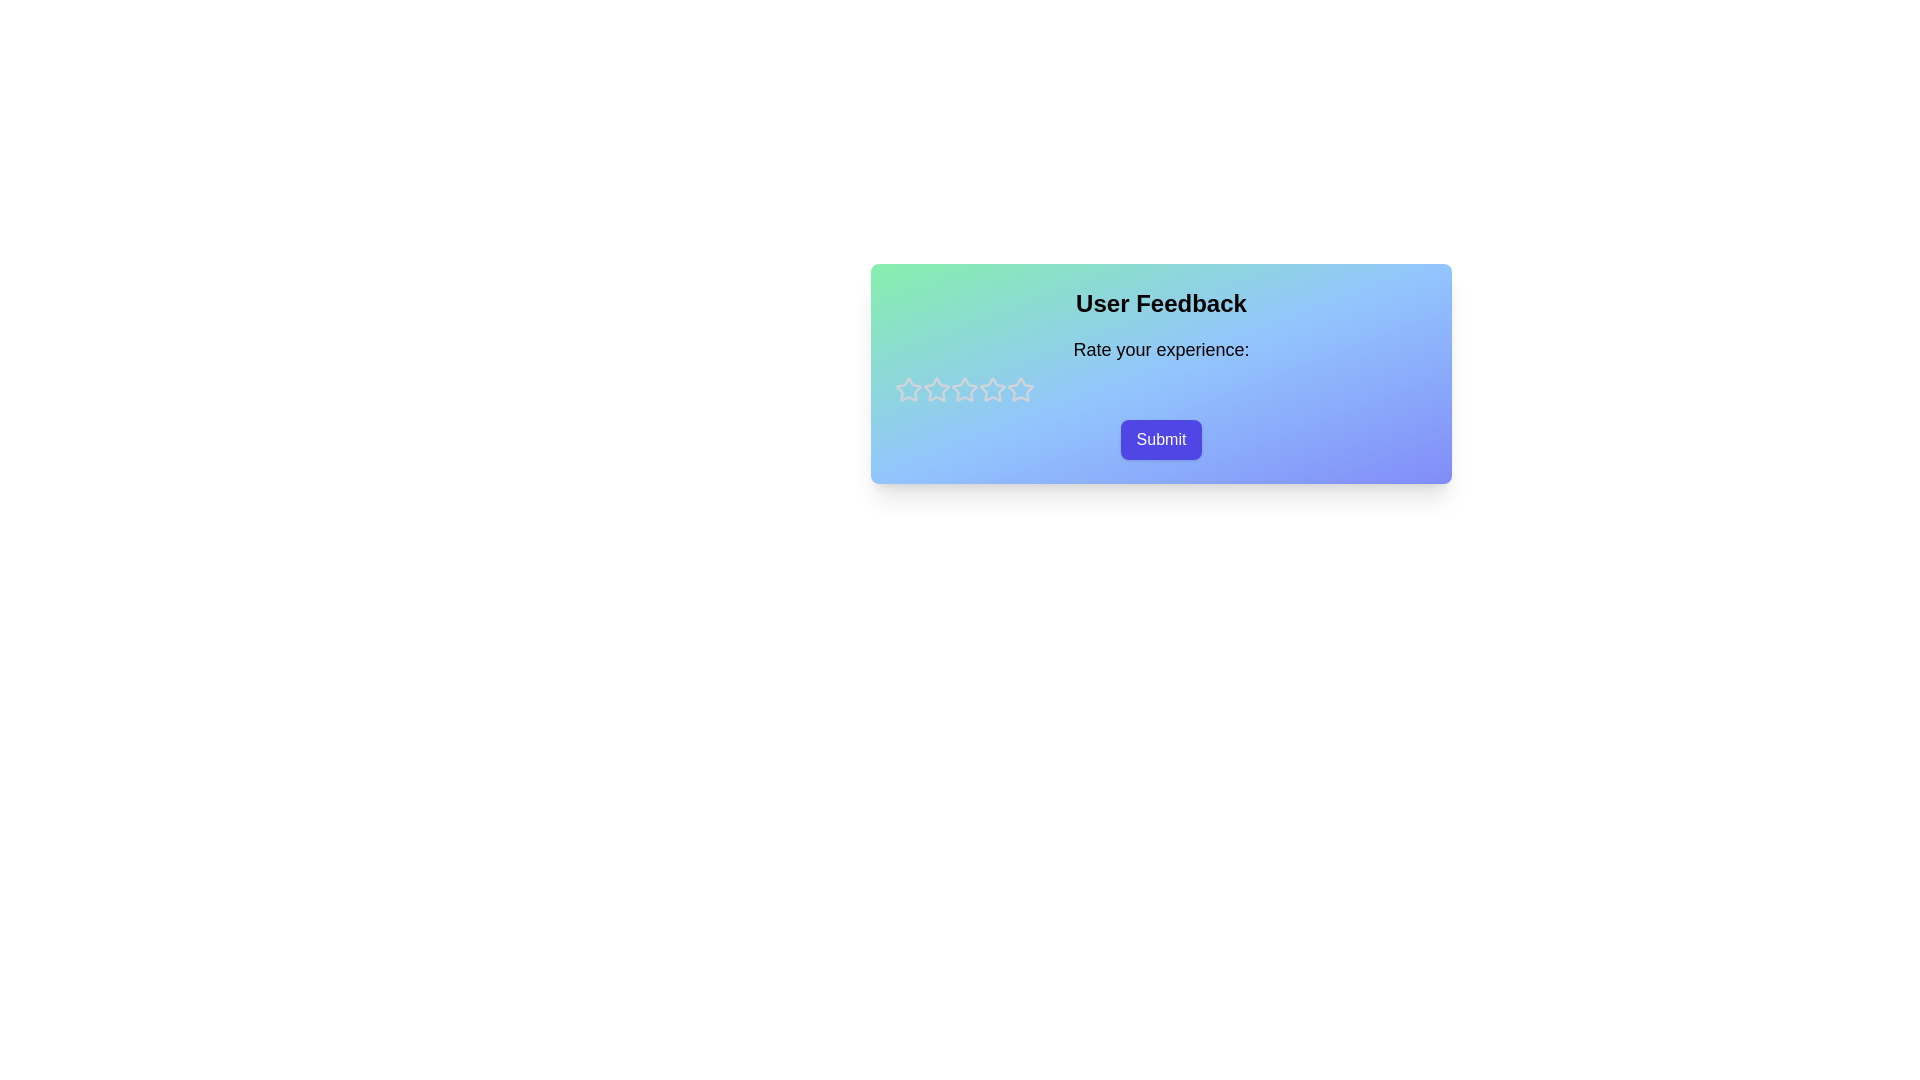 This screenshot has height=1080, width=1920. Describe the element at coordinates (964, 389) in the screenshot. I see `the second star in a horizontal row of five stars, which is outlined in gray and indicates a non-filled state for interaction` at that location.